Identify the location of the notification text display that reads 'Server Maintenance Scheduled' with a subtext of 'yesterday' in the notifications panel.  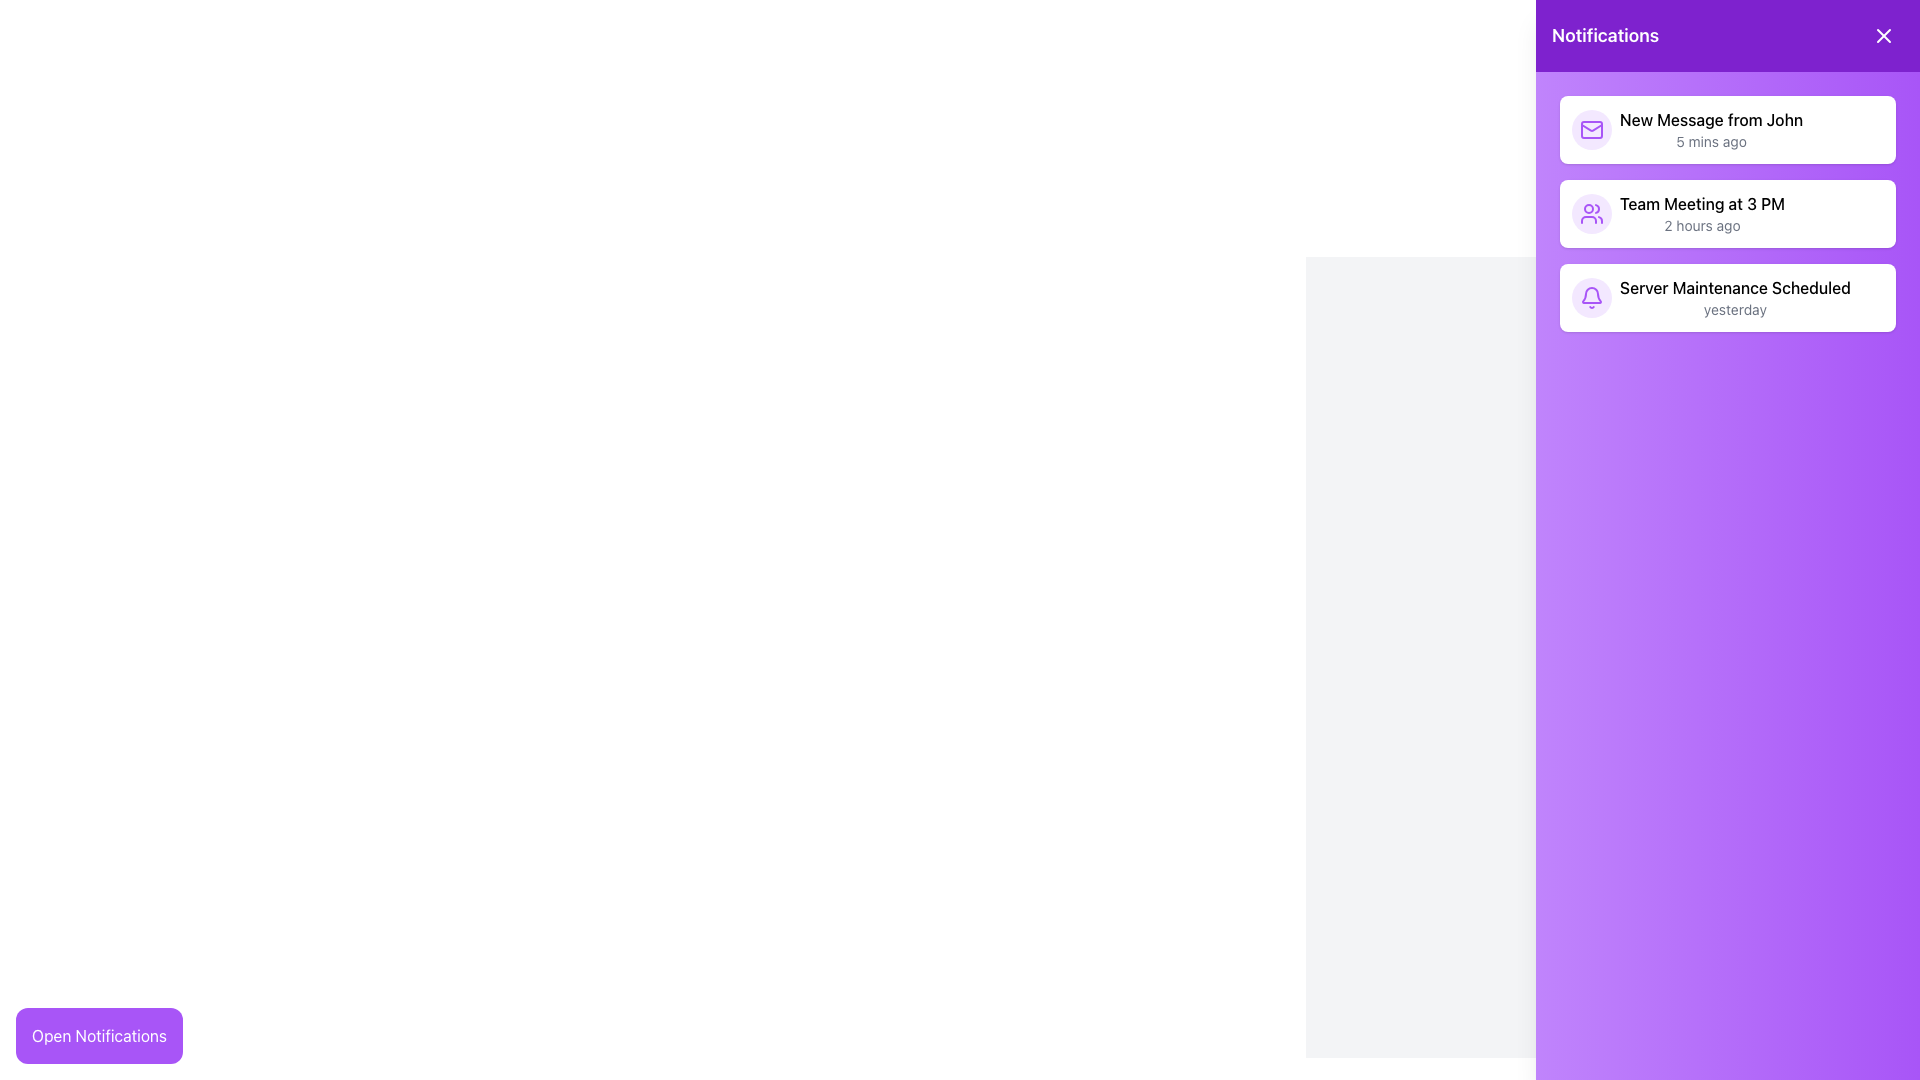
(1734, 297).